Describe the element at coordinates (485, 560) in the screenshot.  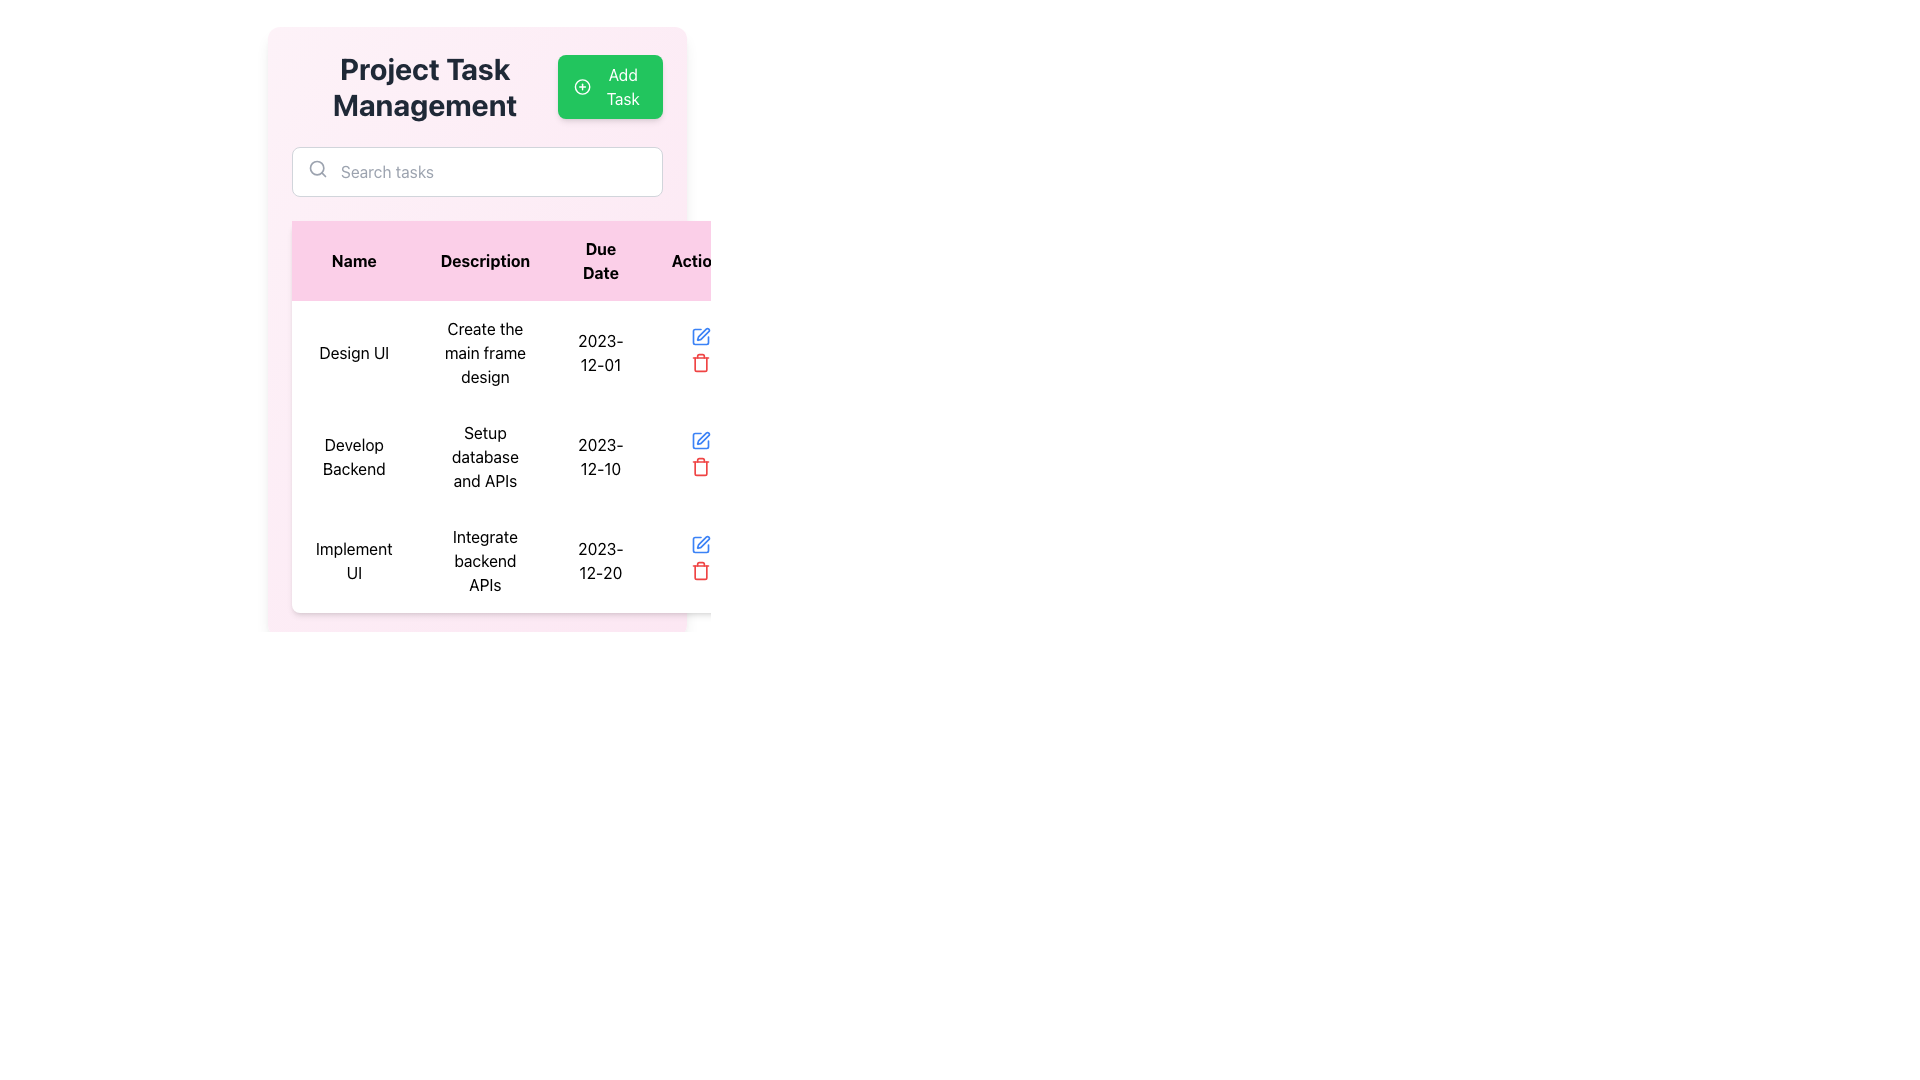
I see `the text label that says 'Integrate backend APIs', which is centrally aligned with padding and located under the 'Description' column in the same row as 'Implement UI'` at that location.